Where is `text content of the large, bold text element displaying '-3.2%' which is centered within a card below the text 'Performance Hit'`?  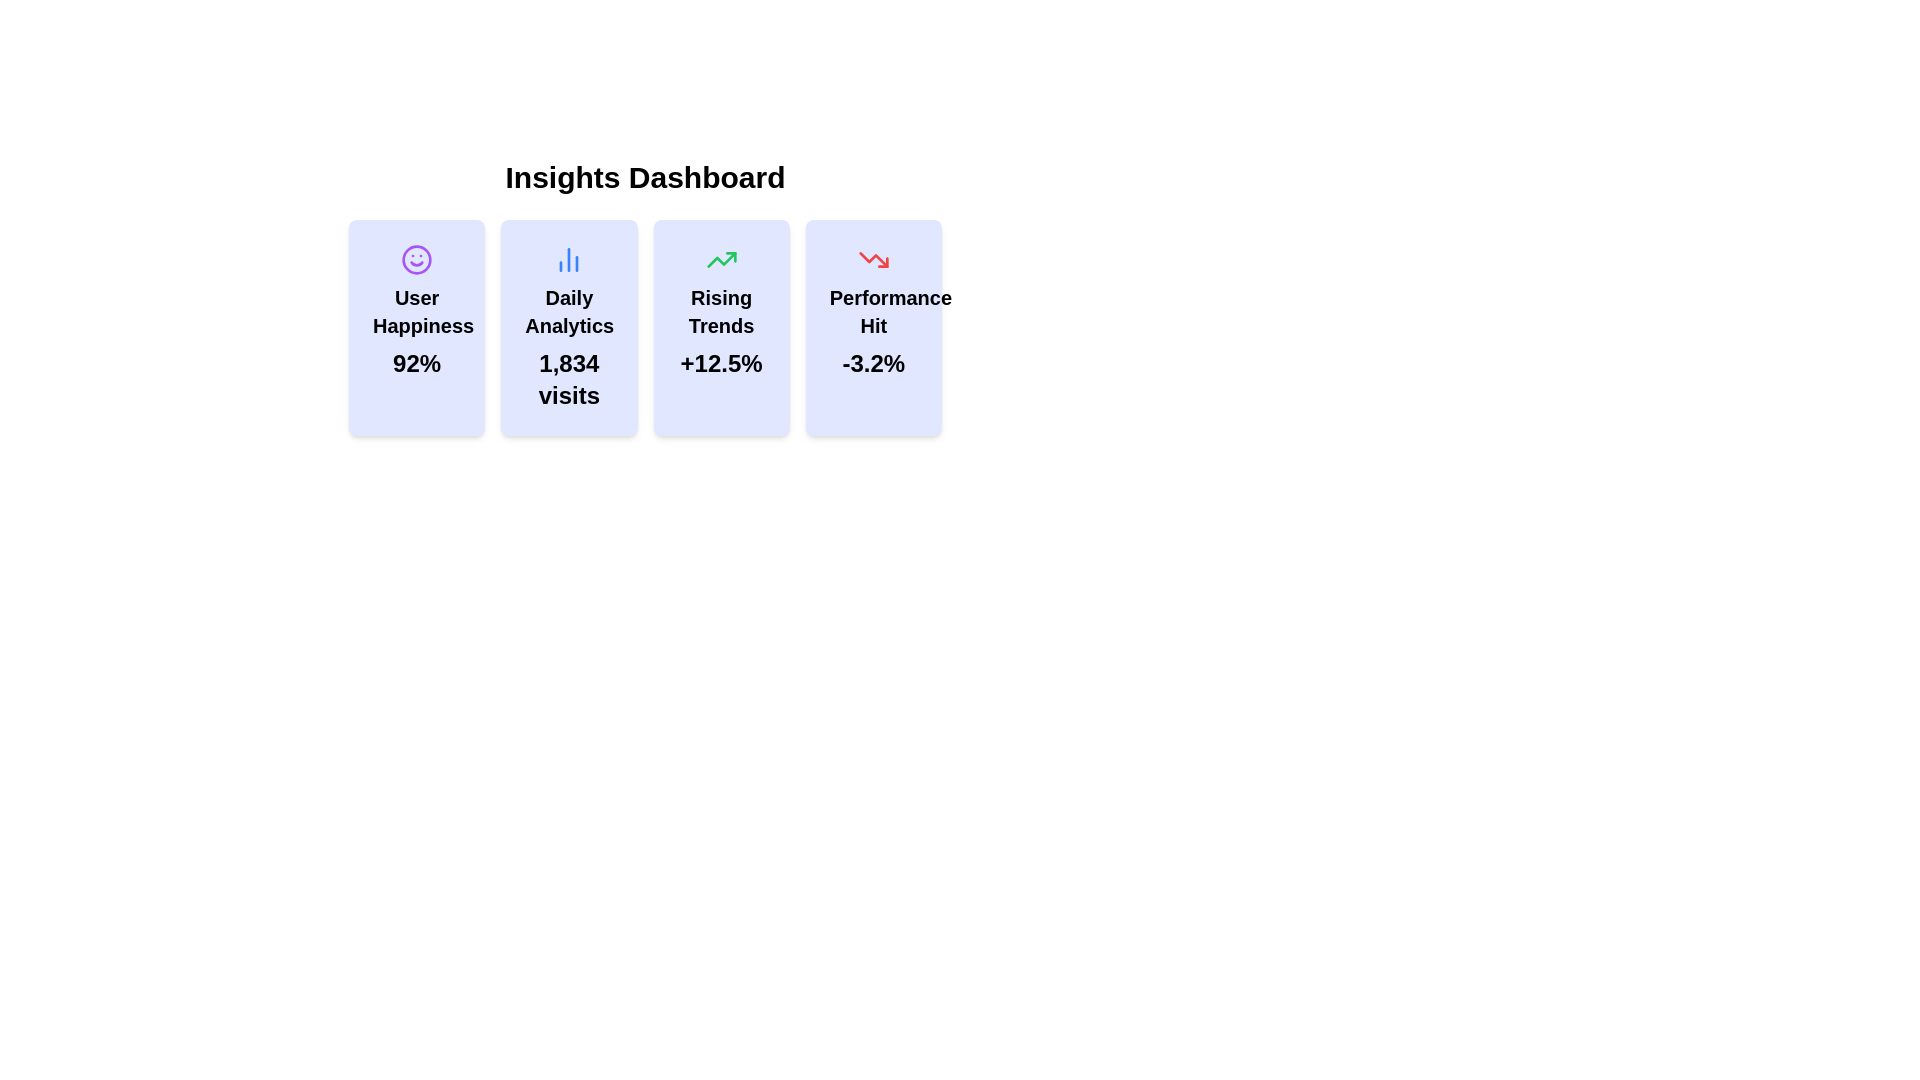
text content of the large, bold text element displaying '-3.2%' which is centered within a card below the text 'Performance Hit' is located at coordinates (873, 363).